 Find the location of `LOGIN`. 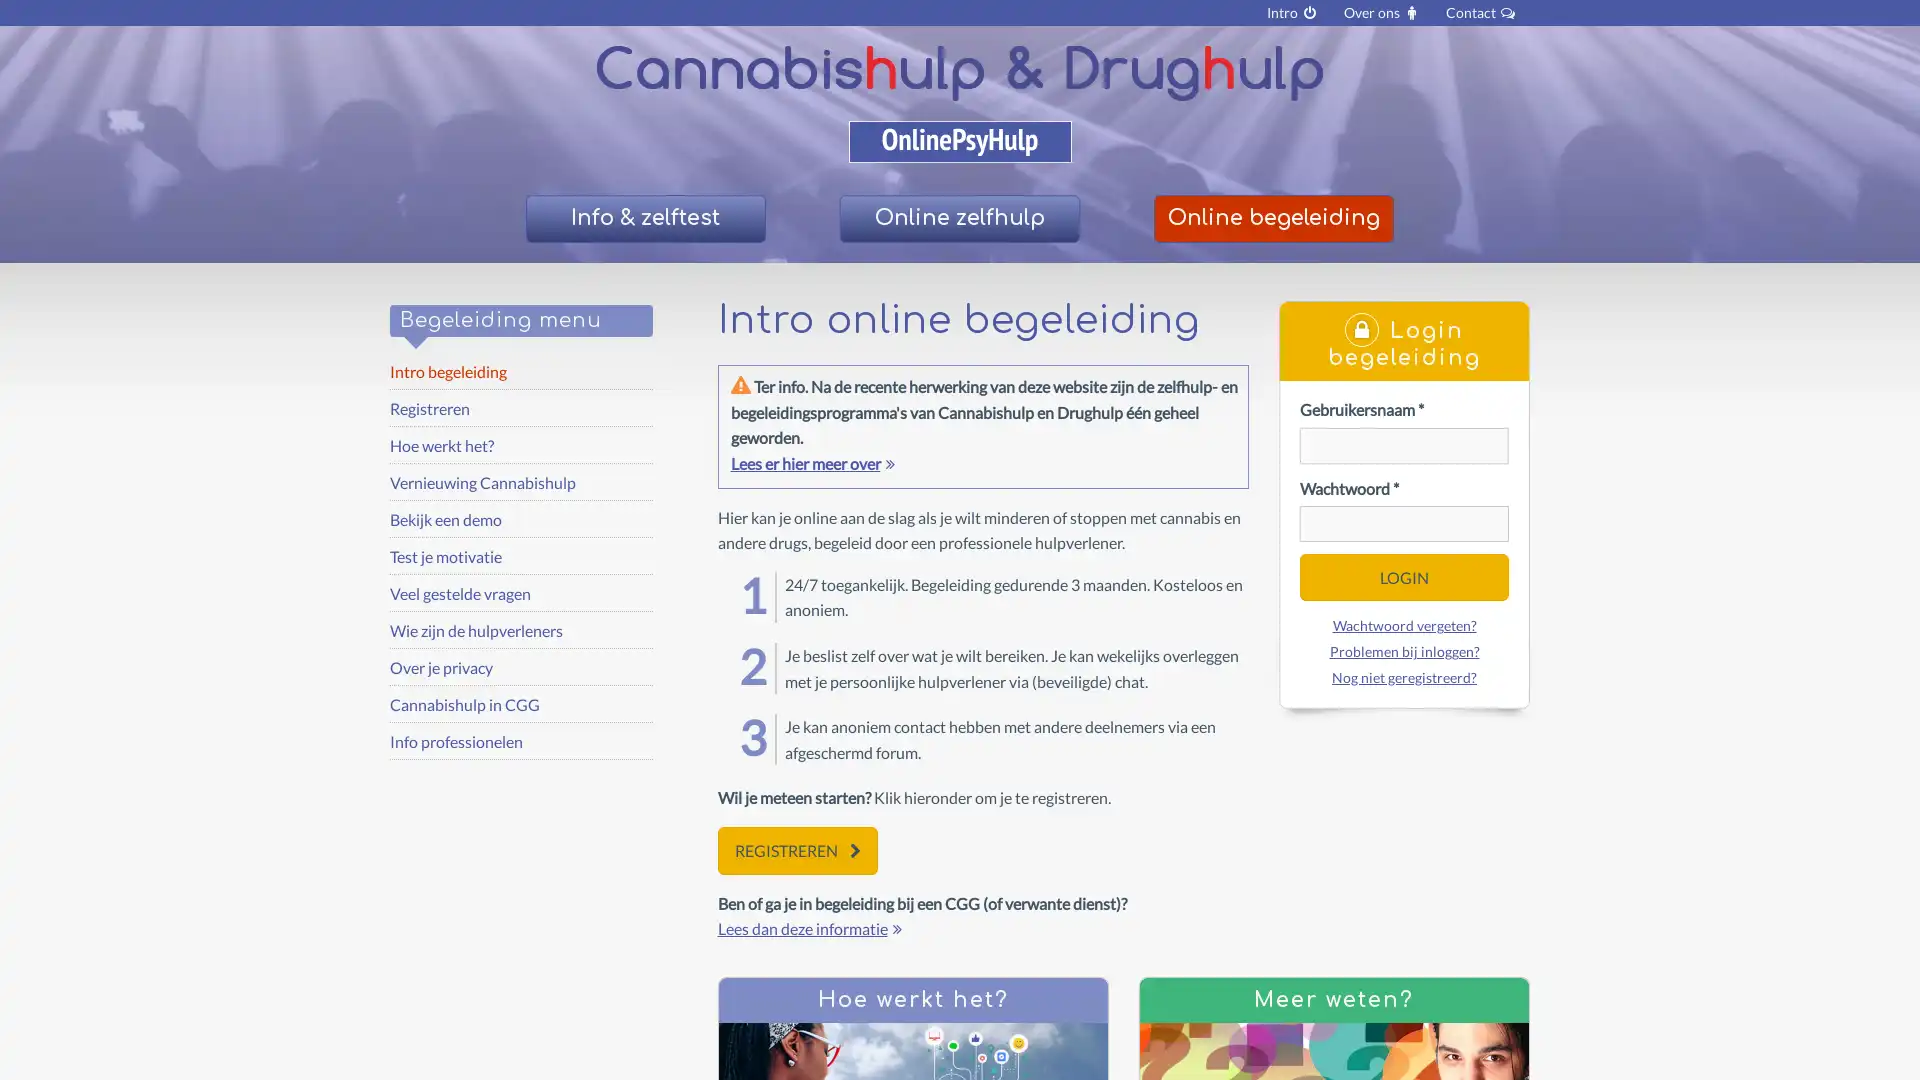

LOGIN is located at coordinates (1402, 577).